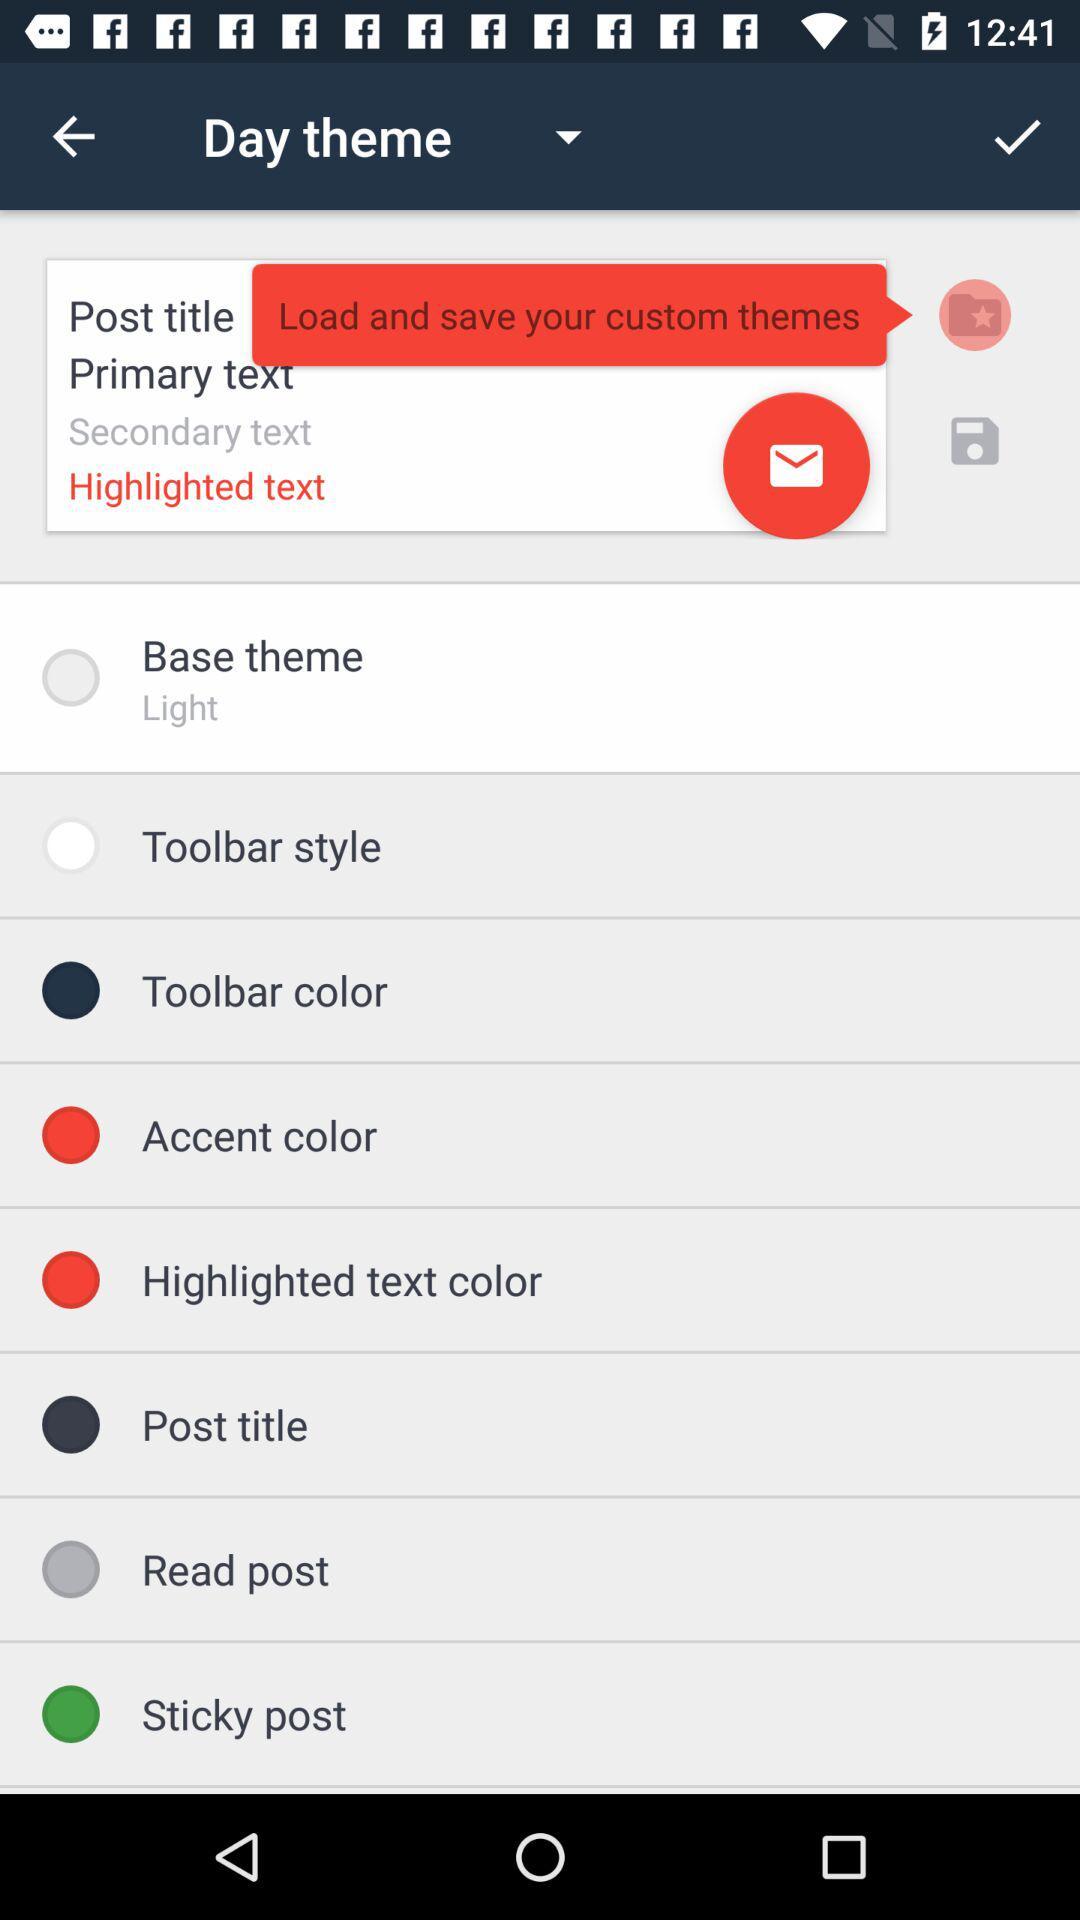  Describe the element at coordinates (974, 314) in the screenshot. I see `the second icon from the right top of the page` at that location.